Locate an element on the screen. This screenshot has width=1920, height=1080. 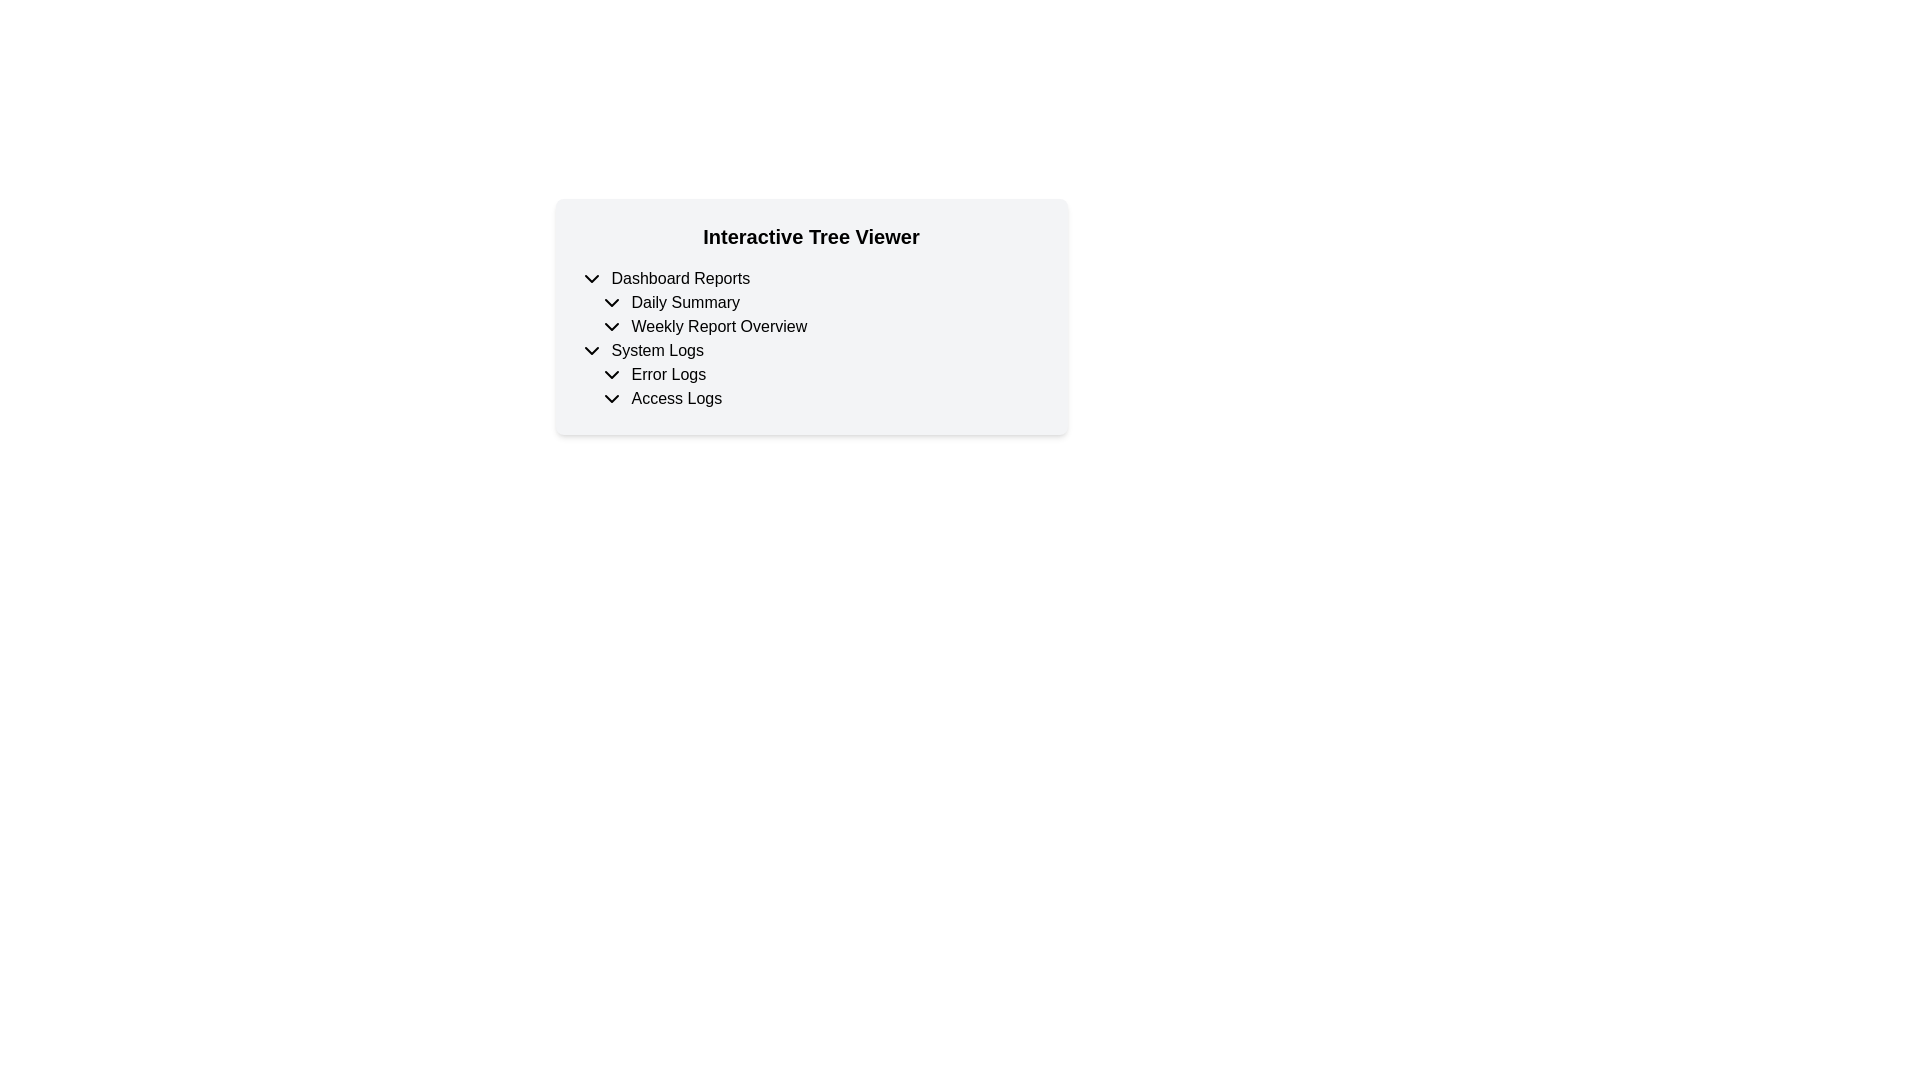
the 'Daily Summary' expandable tree item is located at coordinates (811, 303).